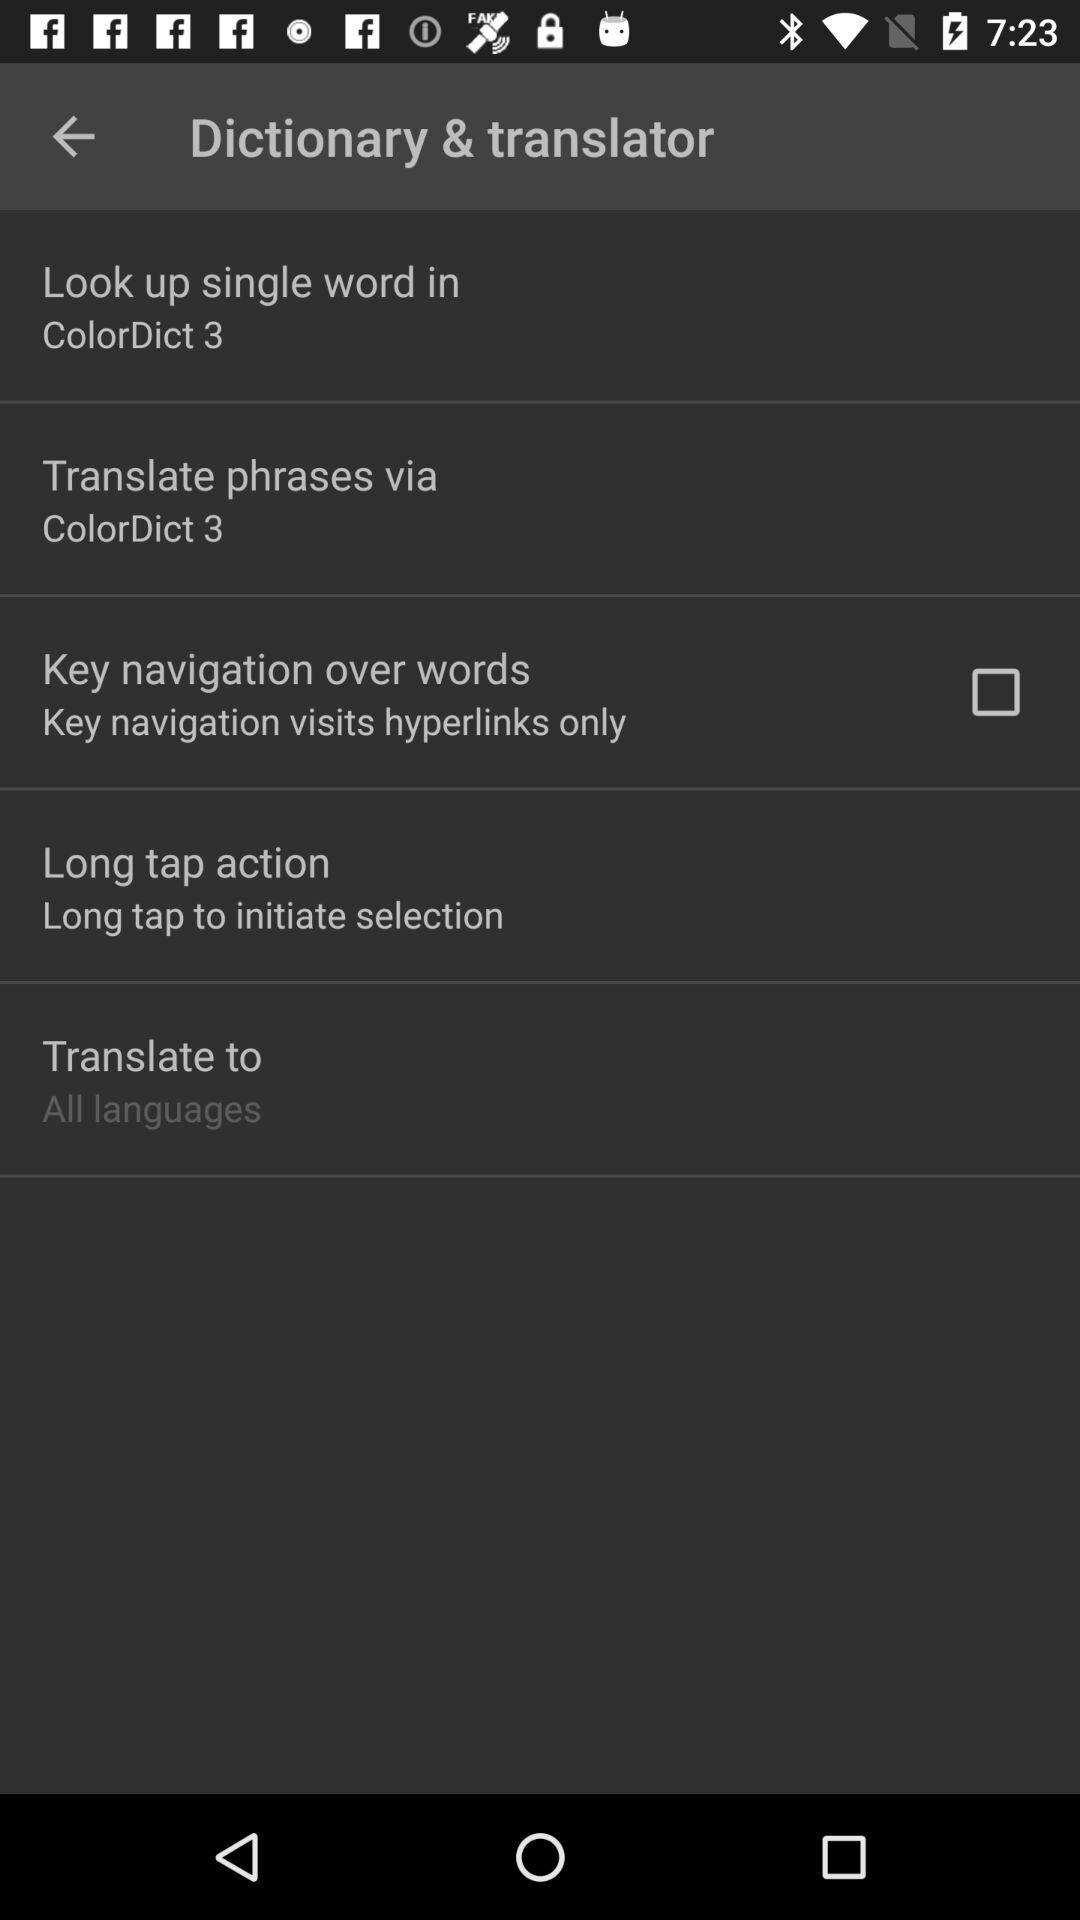 This screenshot has width=1080, height=1920. What do you see at coordinates (995, 692) in the screenshot?
I see `the item to the right of key navigation visits item` at bounding box center [995, 692].